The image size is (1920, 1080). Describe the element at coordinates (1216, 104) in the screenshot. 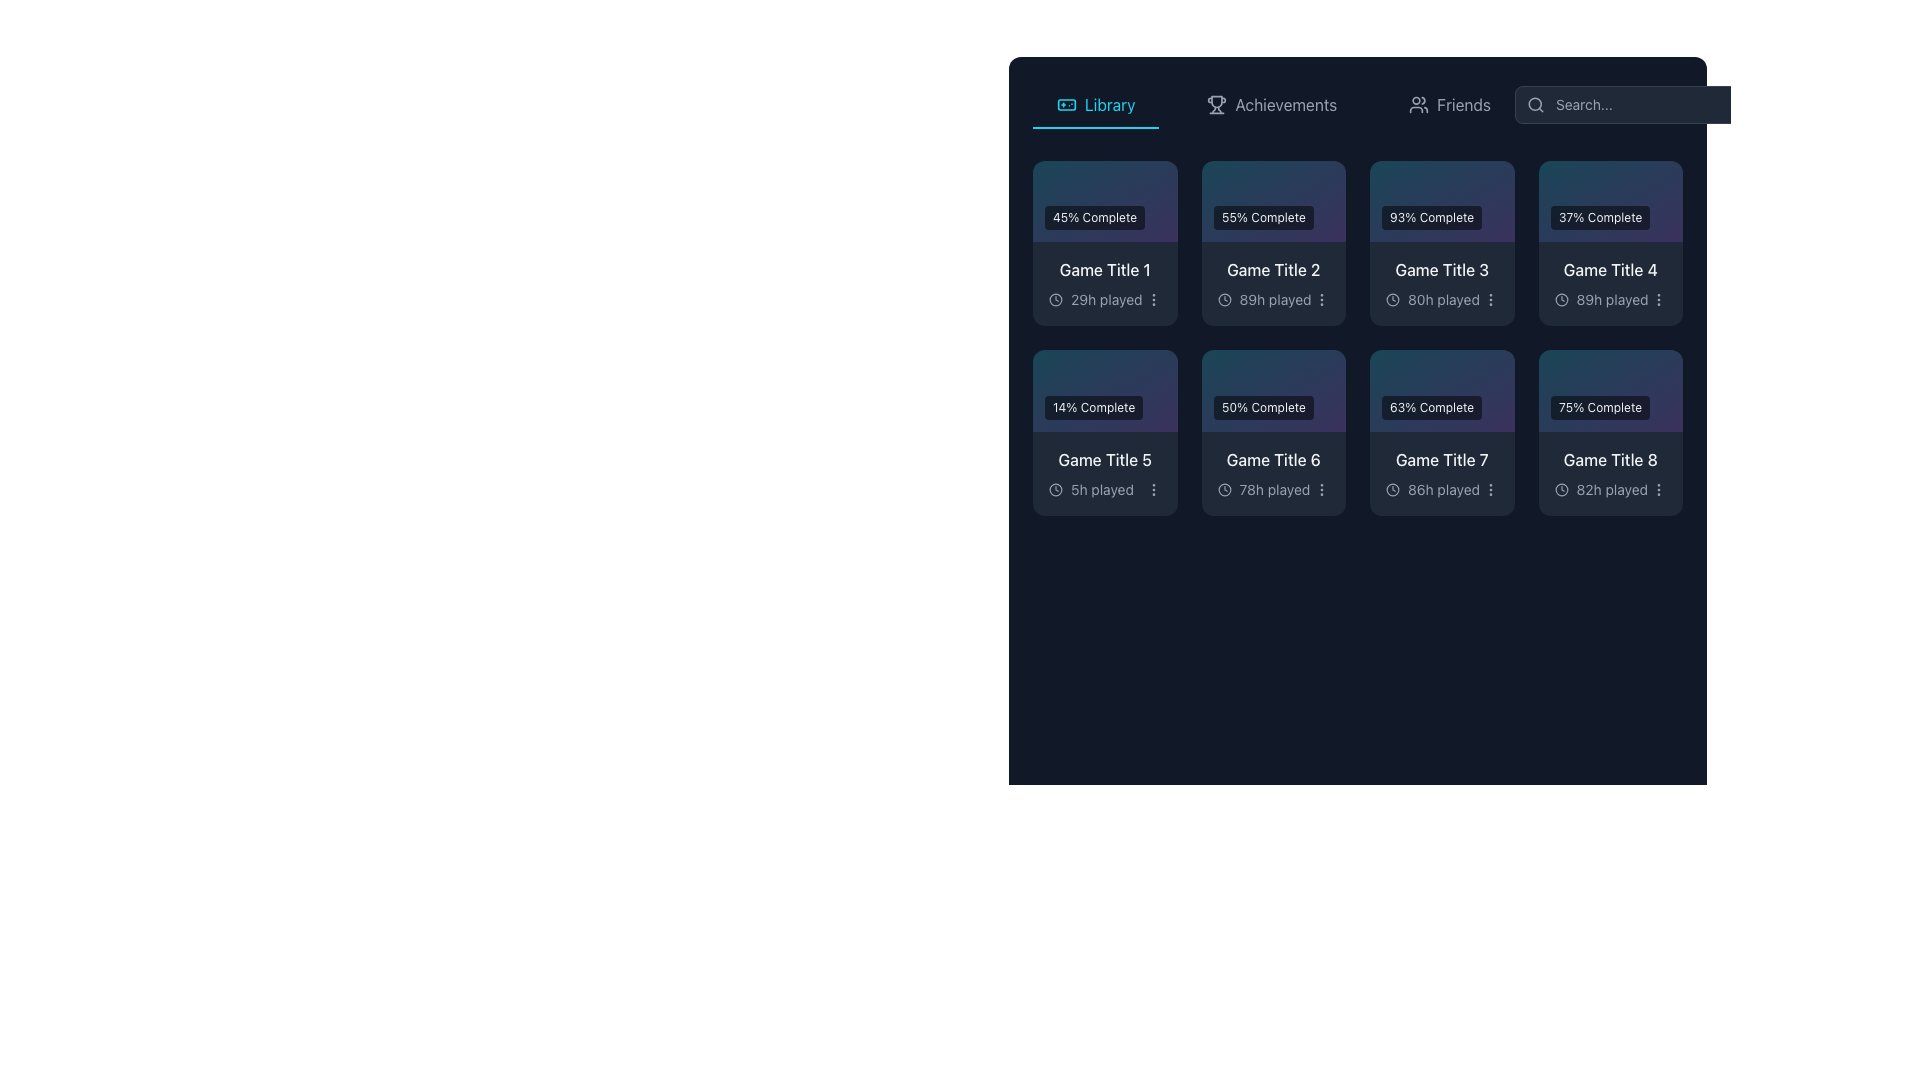

I see `the 'Achievements' icon located to the left of the text 'Achievements' in the horizontal navigation bar at the top center of the interface` at that location.